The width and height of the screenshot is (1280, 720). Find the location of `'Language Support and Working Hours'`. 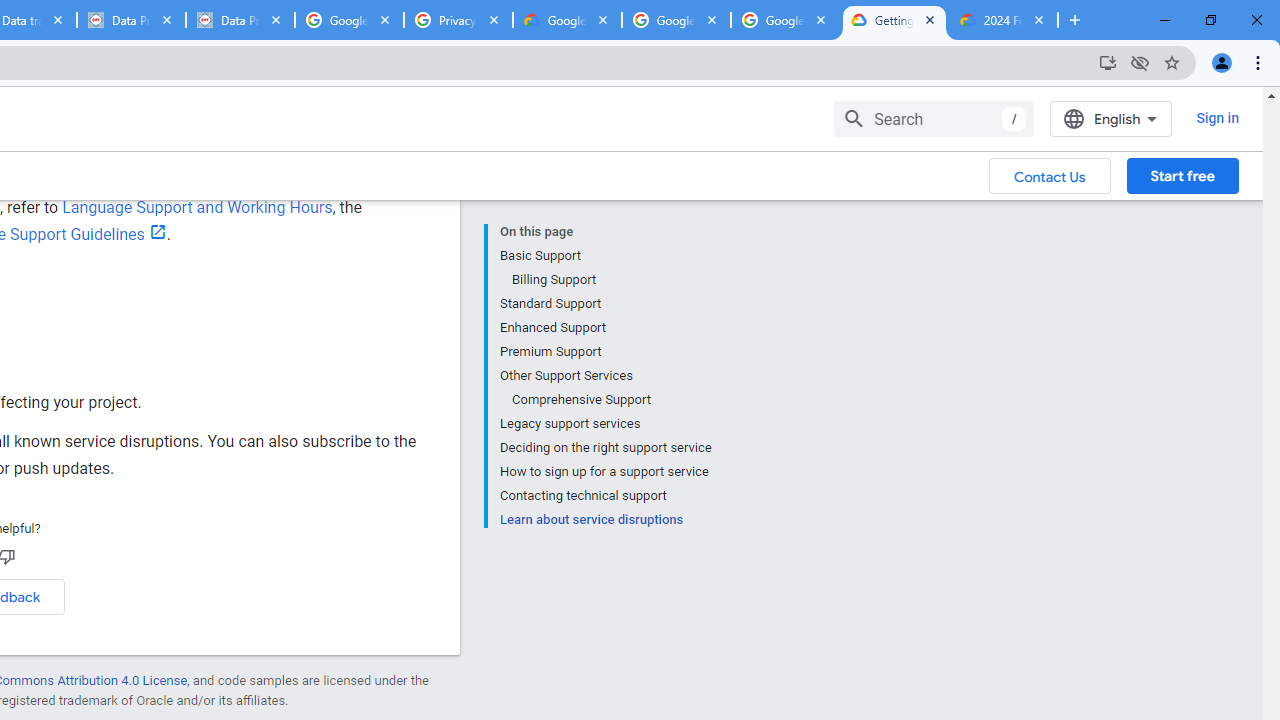

'Language Support and Working Hours' is located at coordinates (197, 207).